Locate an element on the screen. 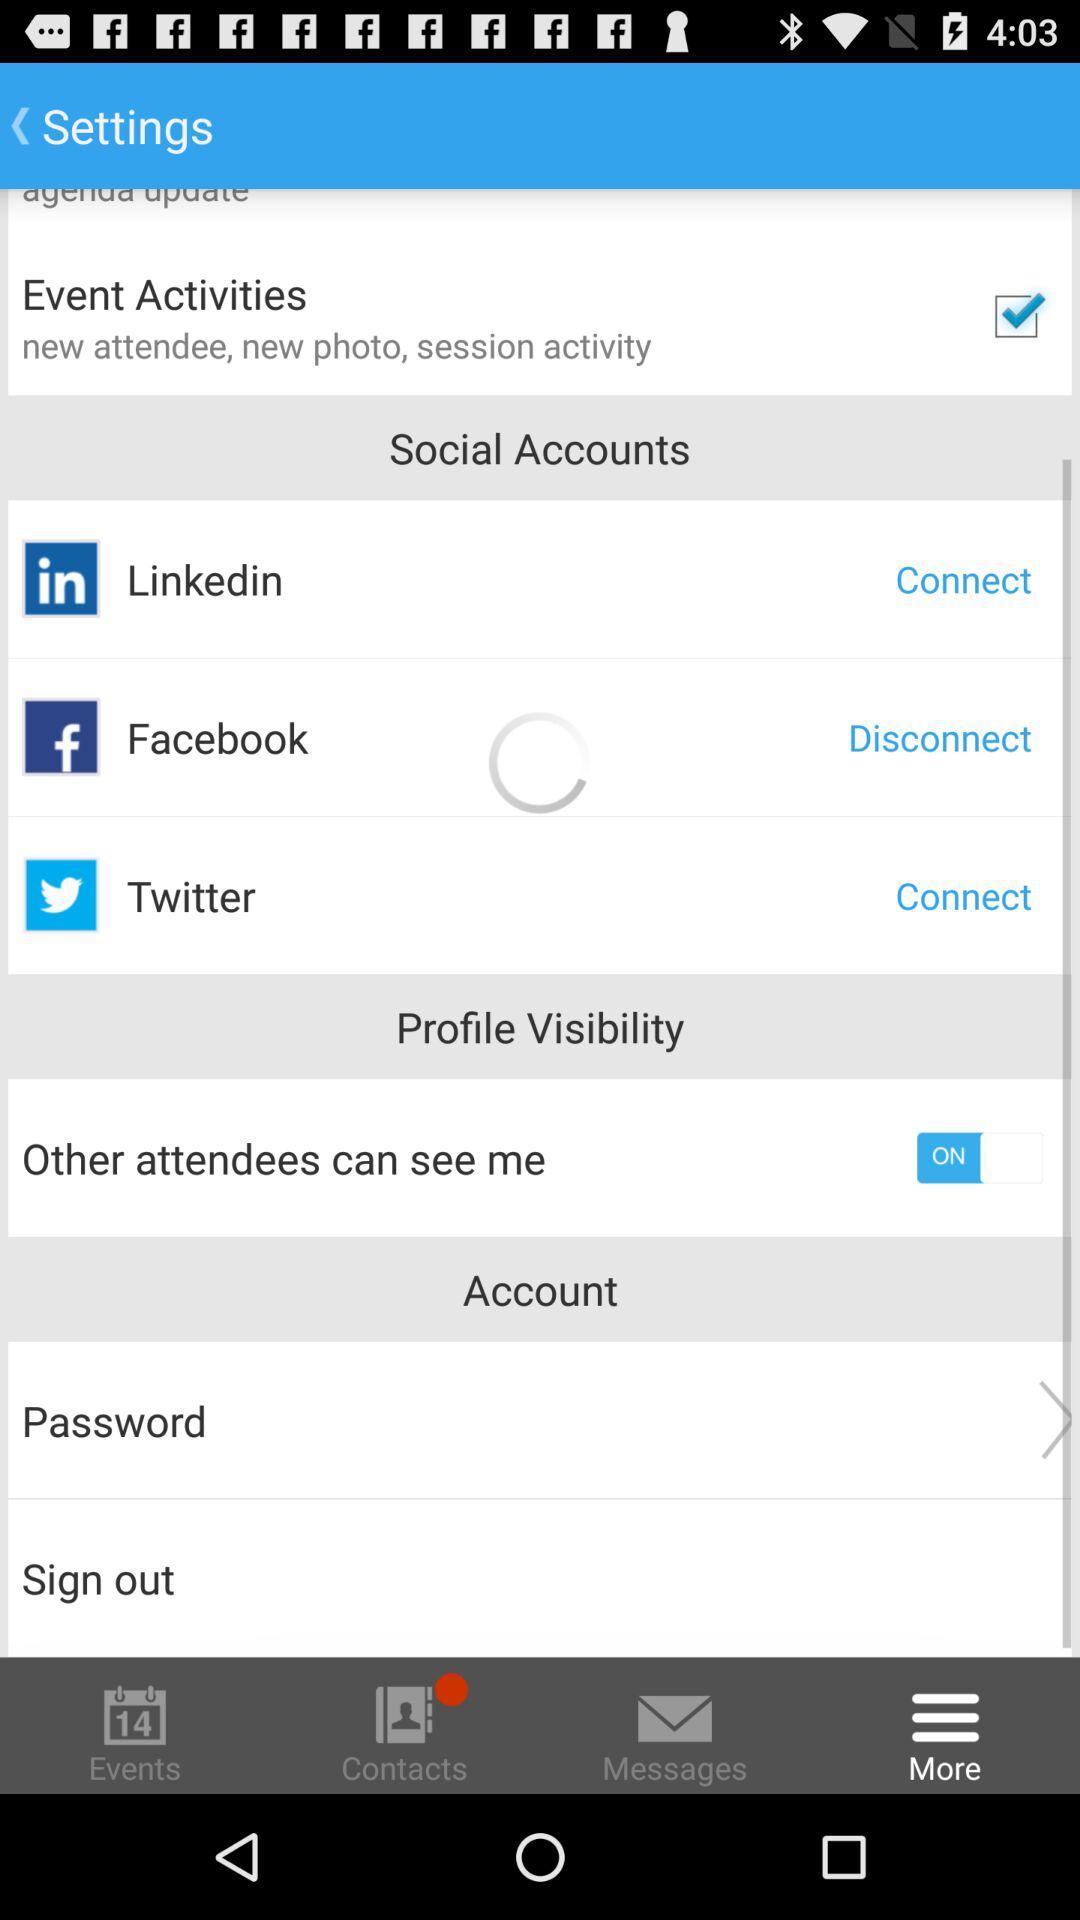 Image resolution: width=1080 pixels, height=1920 pixels. profile visibility switch is located at coordinates (978, 1157).